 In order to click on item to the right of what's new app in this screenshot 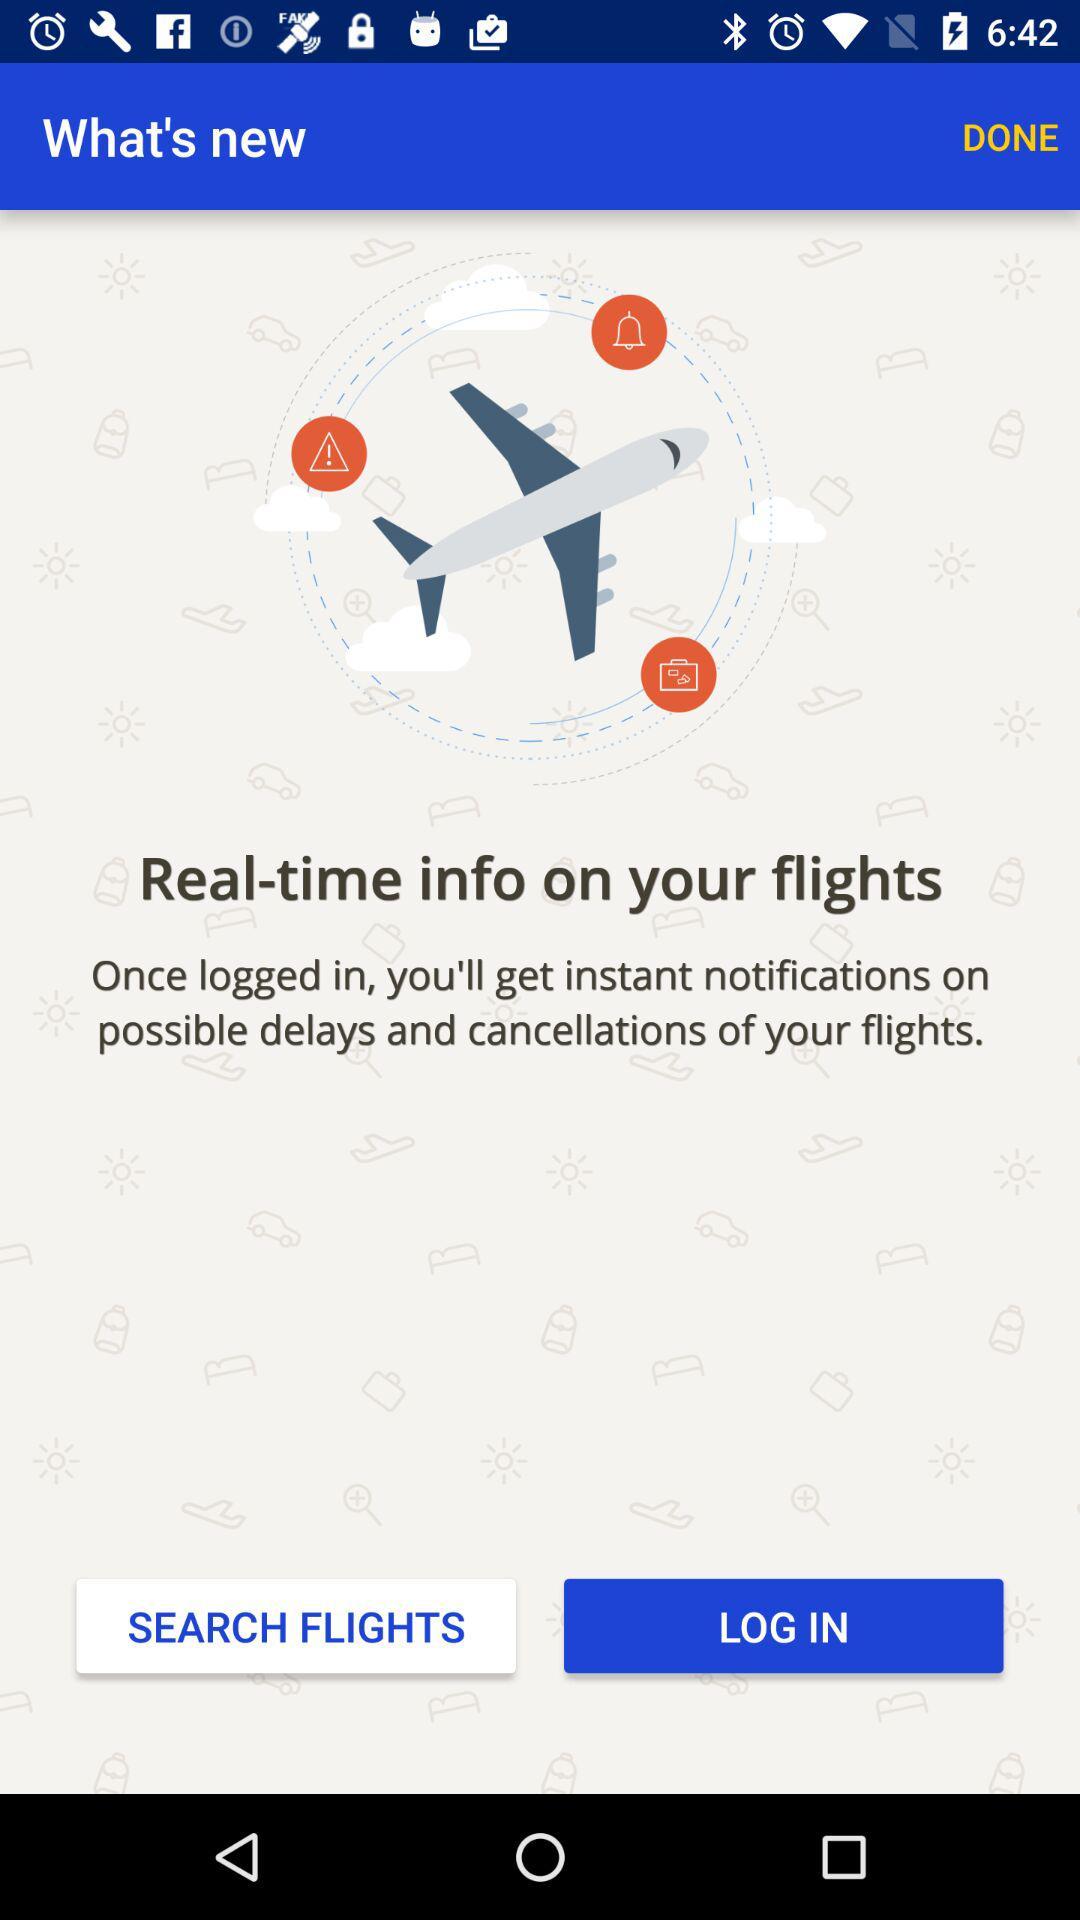, I will do `click(1010, 135)`.